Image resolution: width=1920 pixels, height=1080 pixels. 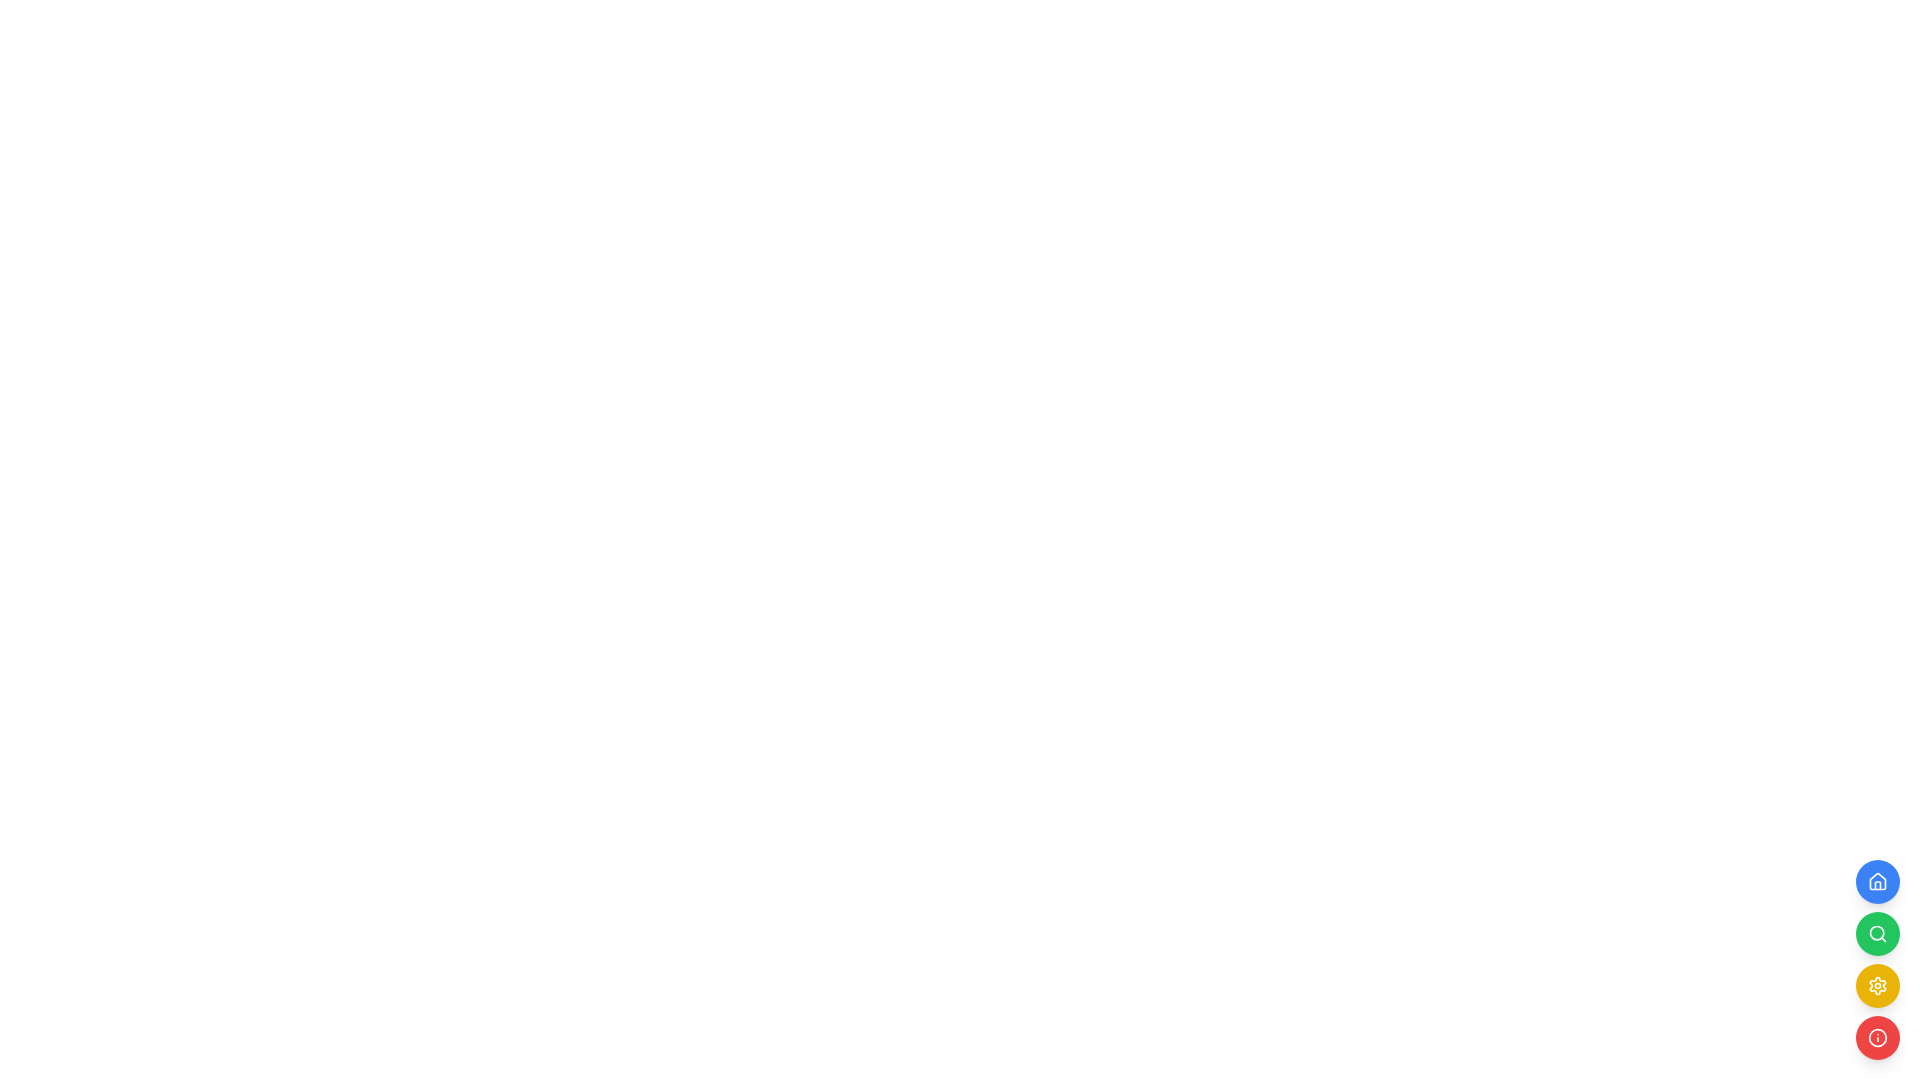 I want to click on the circular shape of the 'info' icon, which is a part of the SVG graphic element located at the bottom-right corner of the application interface, so click(x=1876, y=1036).